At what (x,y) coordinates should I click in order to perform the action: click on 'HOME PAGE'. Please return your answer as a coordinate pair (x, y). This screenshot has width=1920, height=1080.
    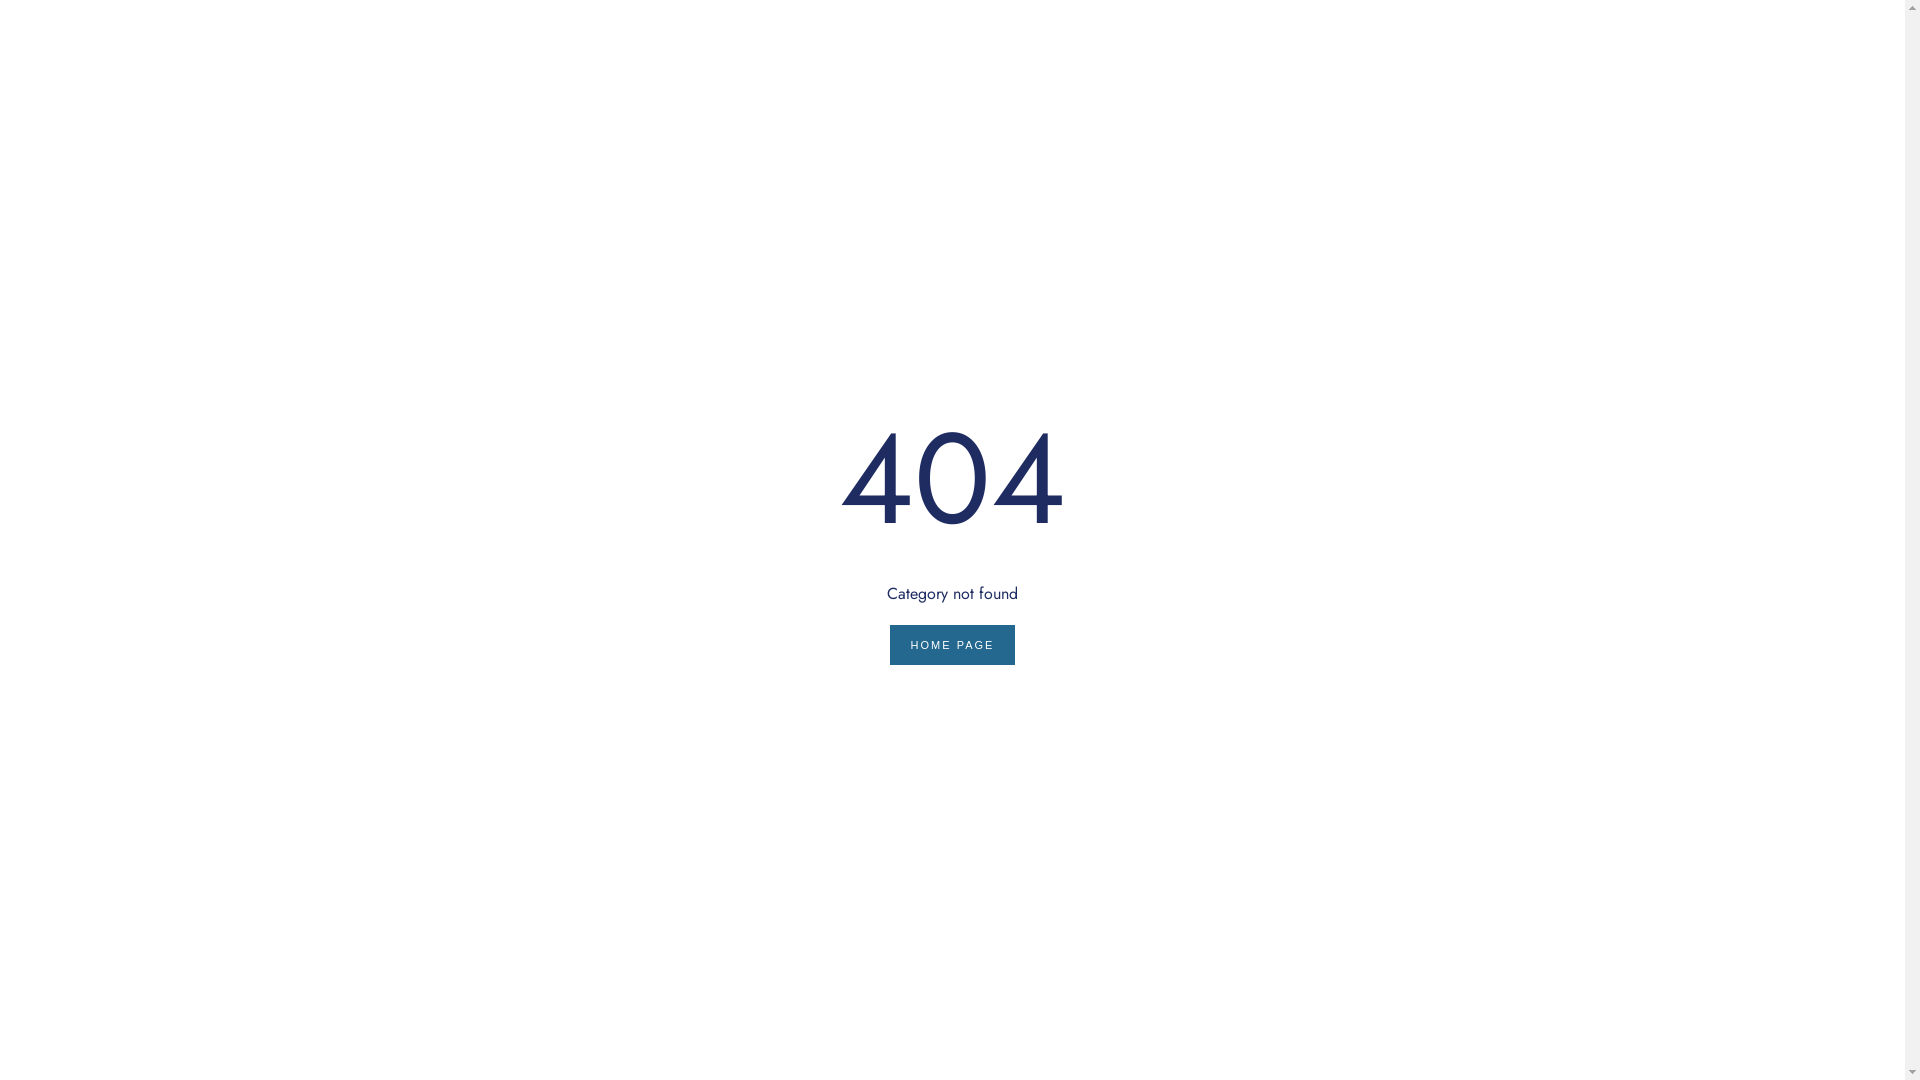
    Looking at the image, I should click on (888, 644).